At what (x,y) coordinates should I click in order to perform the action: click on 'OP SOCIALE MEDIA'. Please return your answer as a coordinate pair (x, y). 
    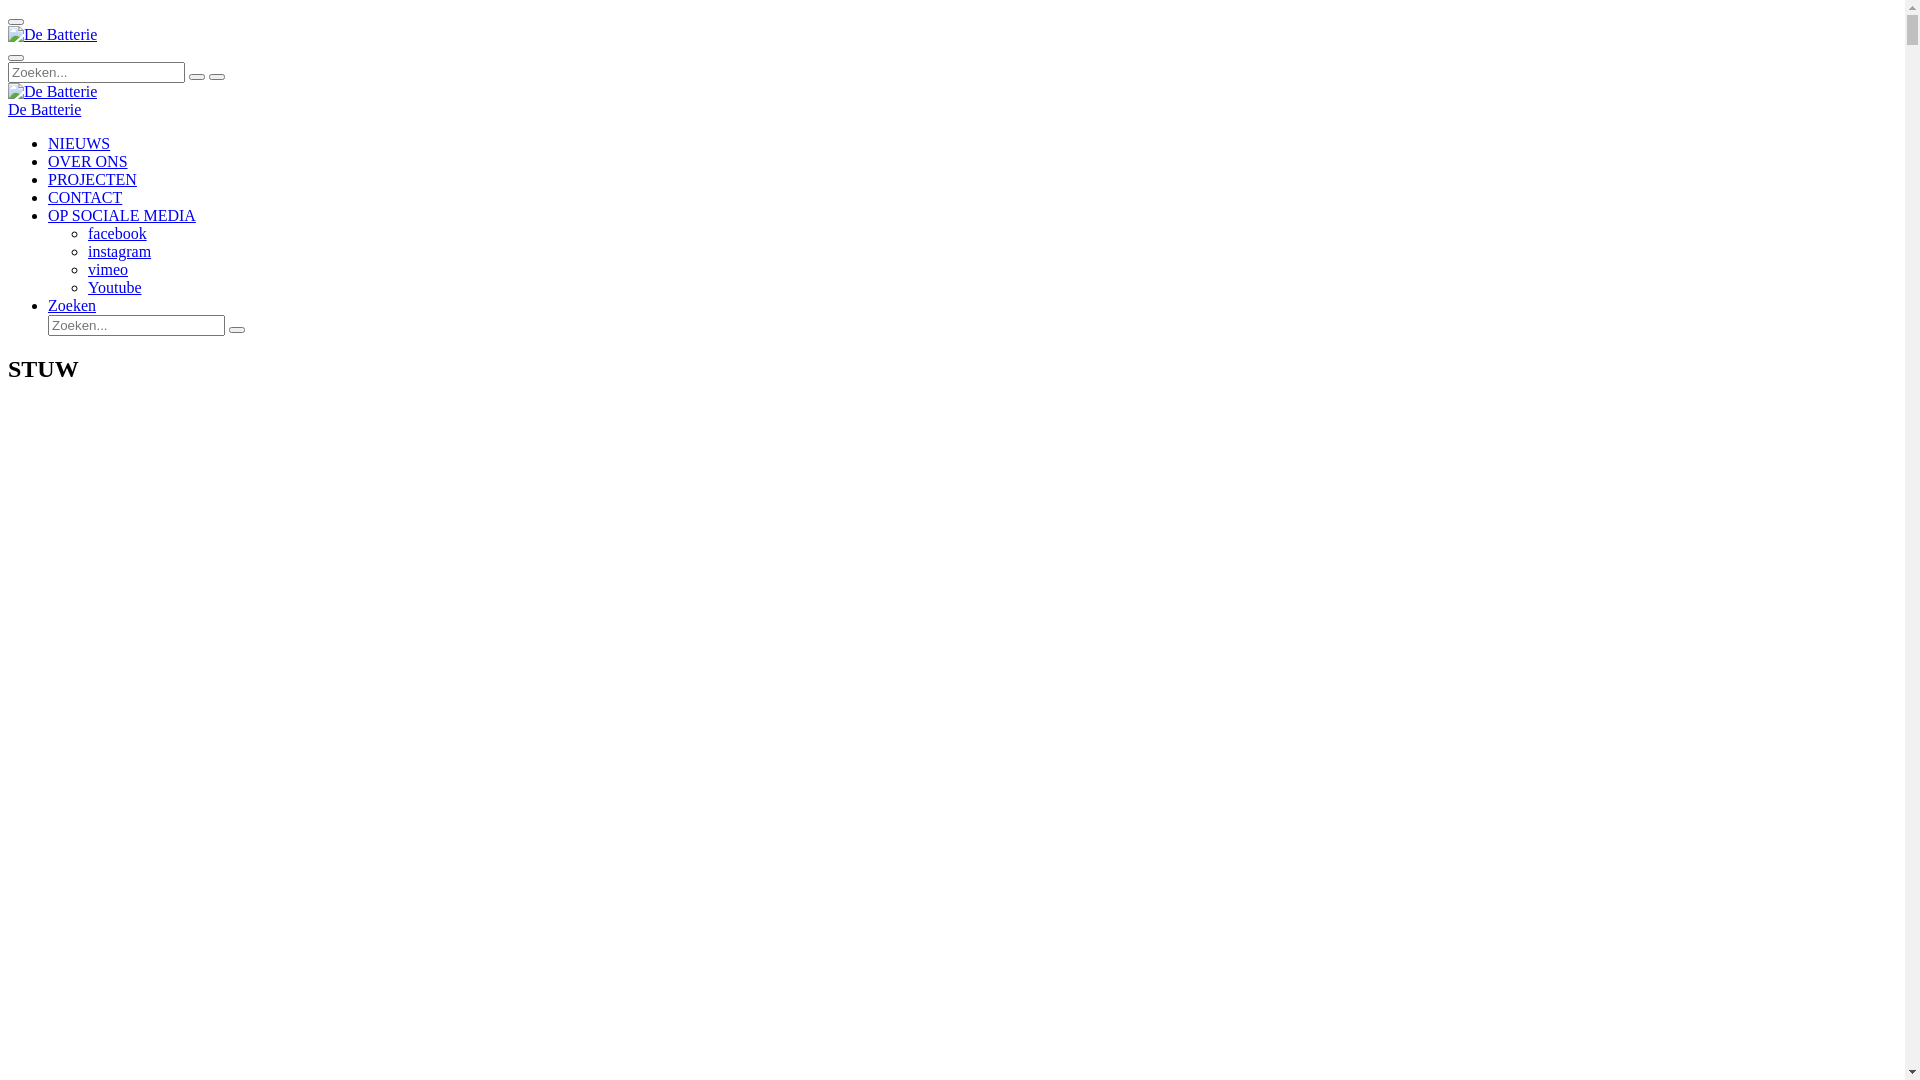
    Looking at the image, I should click on (120, 215).